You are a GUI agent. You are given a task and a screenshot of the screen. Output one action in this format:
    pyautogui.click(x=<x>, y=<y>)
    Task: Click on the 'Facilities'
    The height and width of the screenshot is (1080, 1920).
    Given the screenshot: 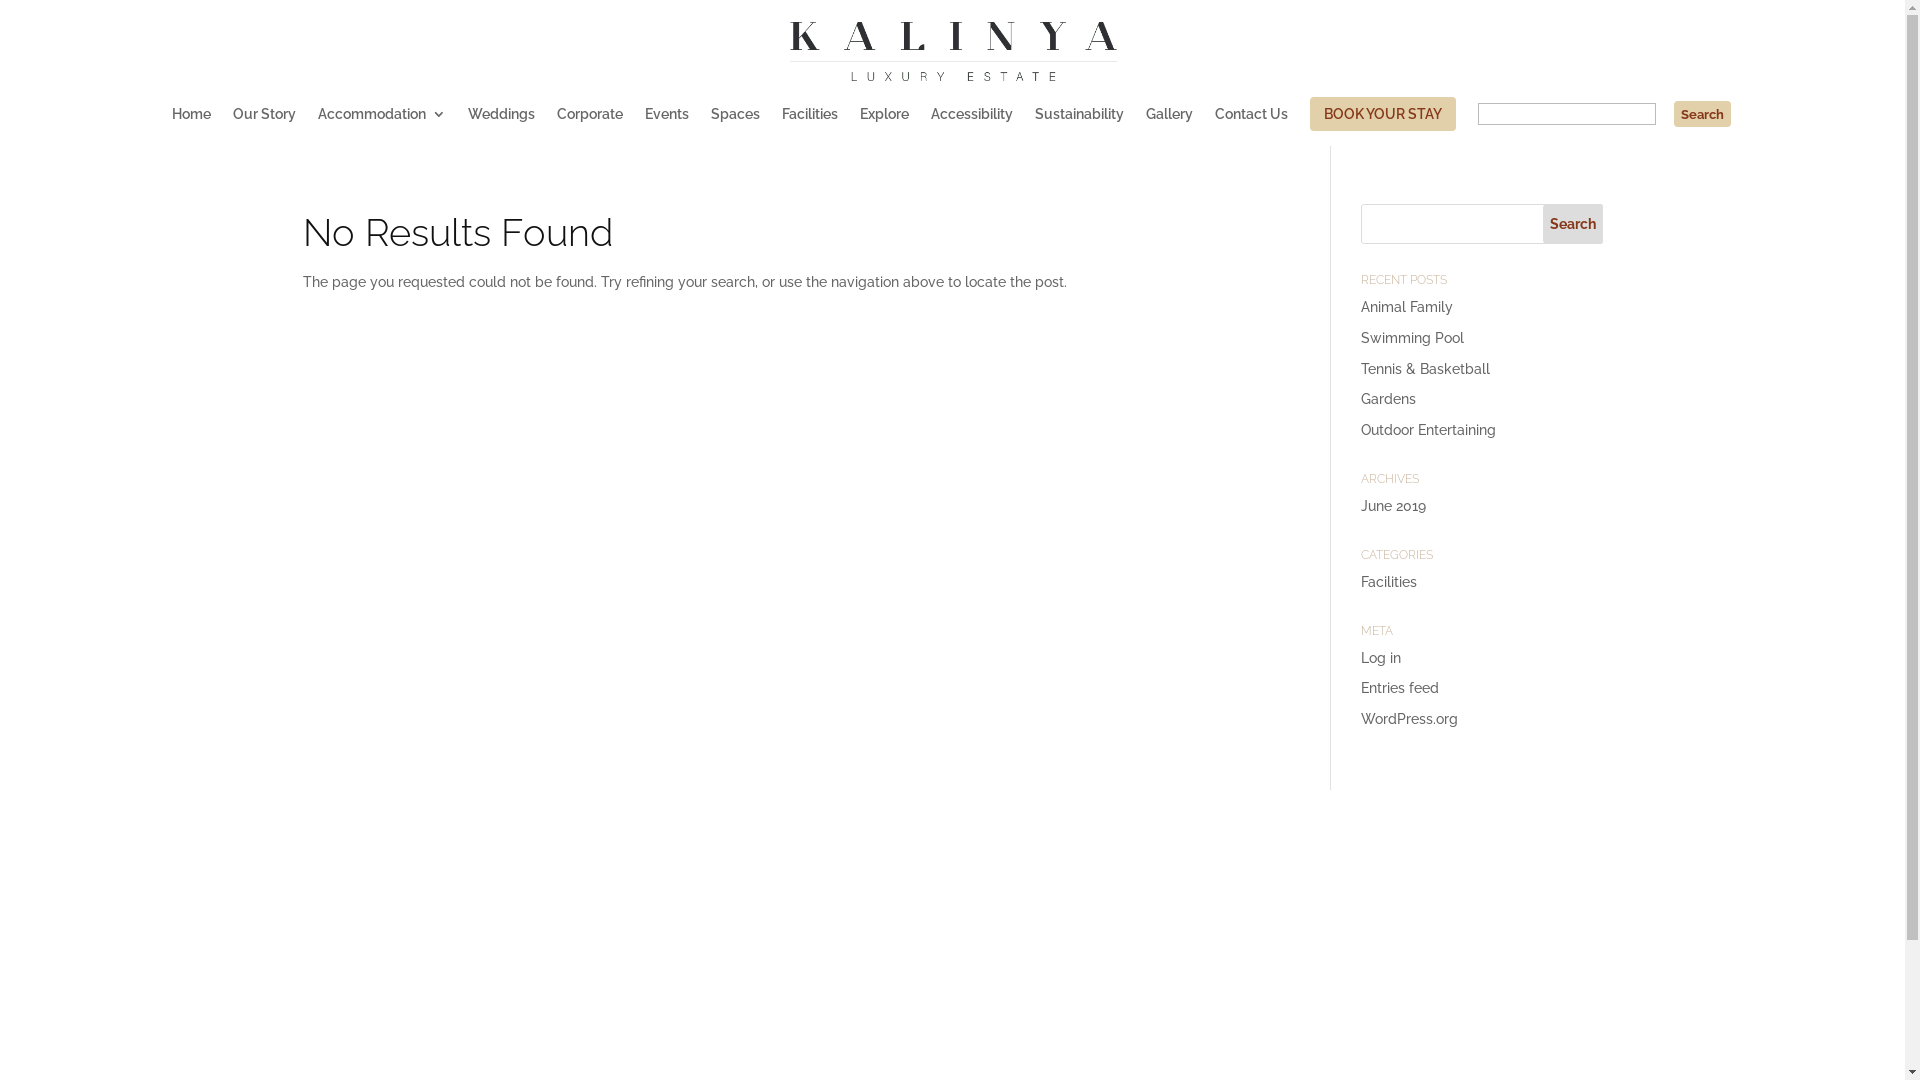 What is the action you would take?
    pyautogui.click(x=1360, y=582)
    